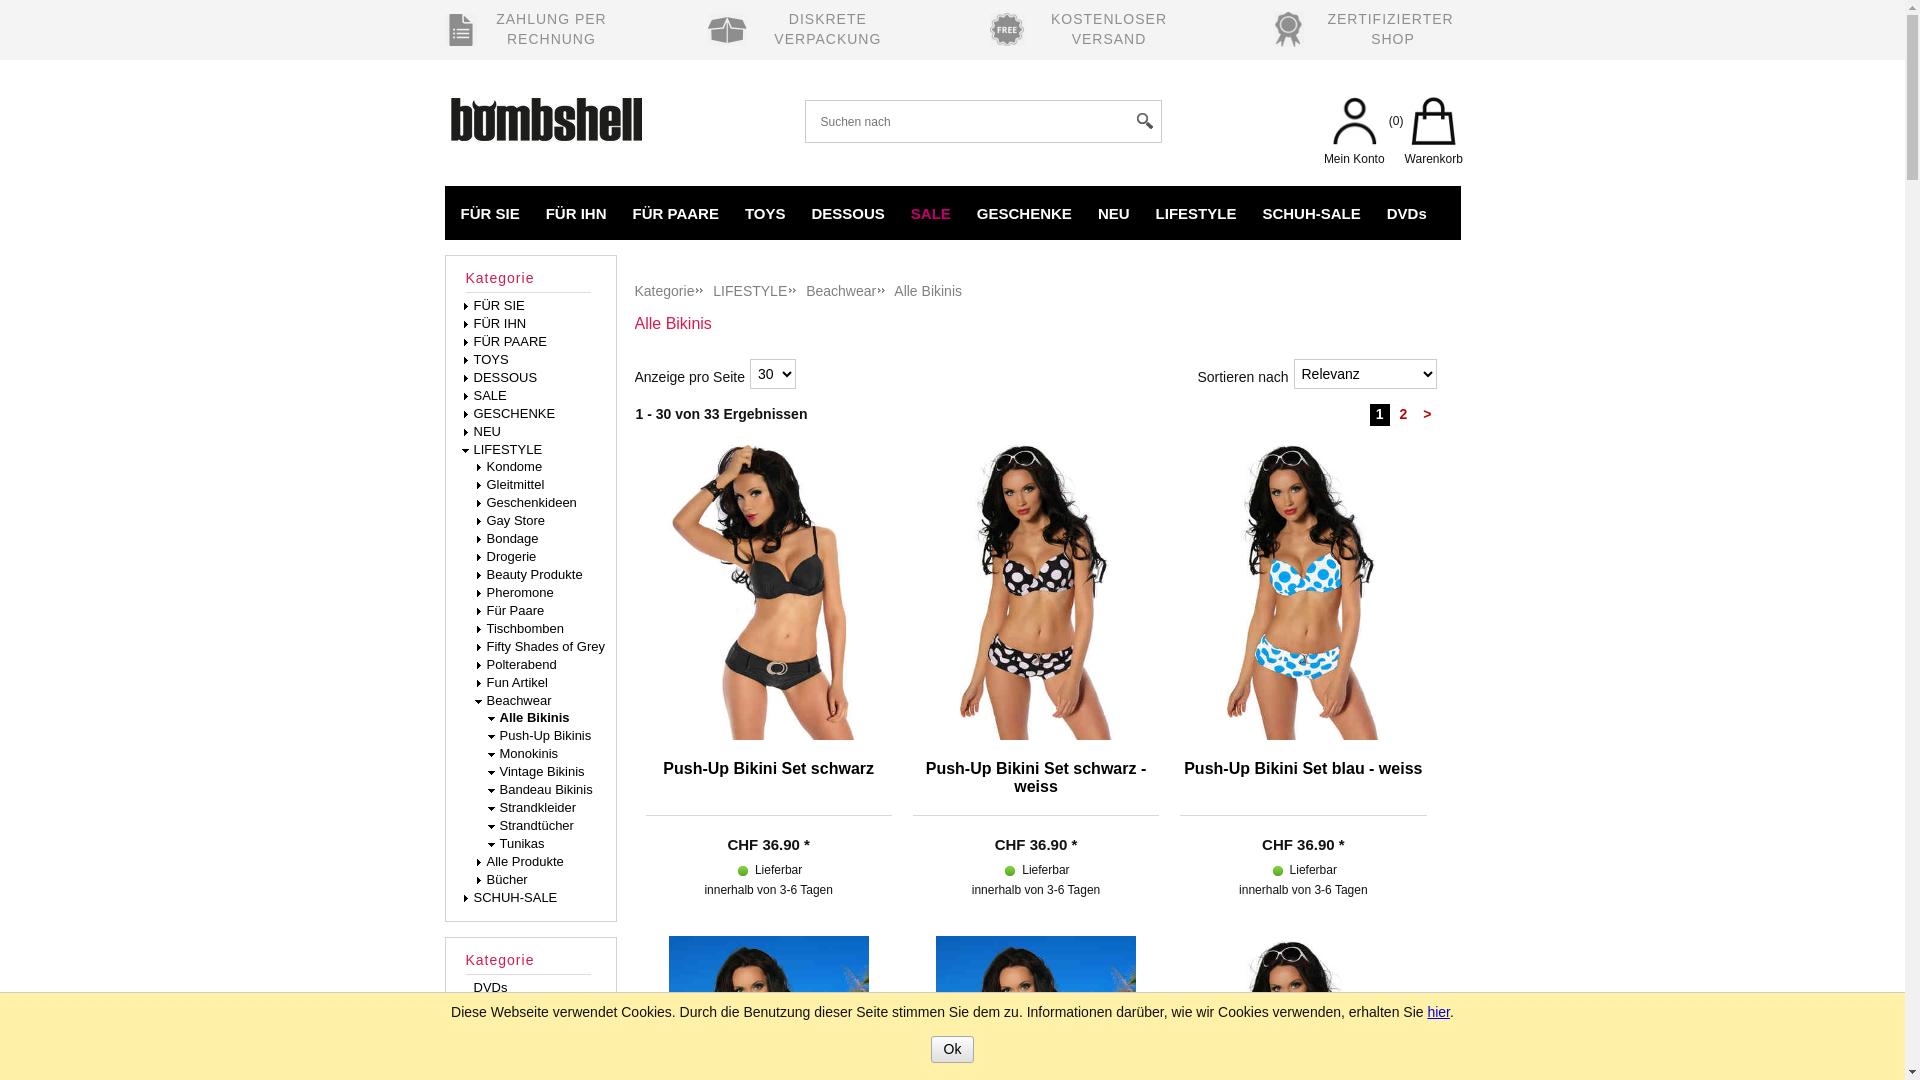  Describe the element at coordinates (499, 753) in the screenshot. I see `' Monokinis'` at that location.